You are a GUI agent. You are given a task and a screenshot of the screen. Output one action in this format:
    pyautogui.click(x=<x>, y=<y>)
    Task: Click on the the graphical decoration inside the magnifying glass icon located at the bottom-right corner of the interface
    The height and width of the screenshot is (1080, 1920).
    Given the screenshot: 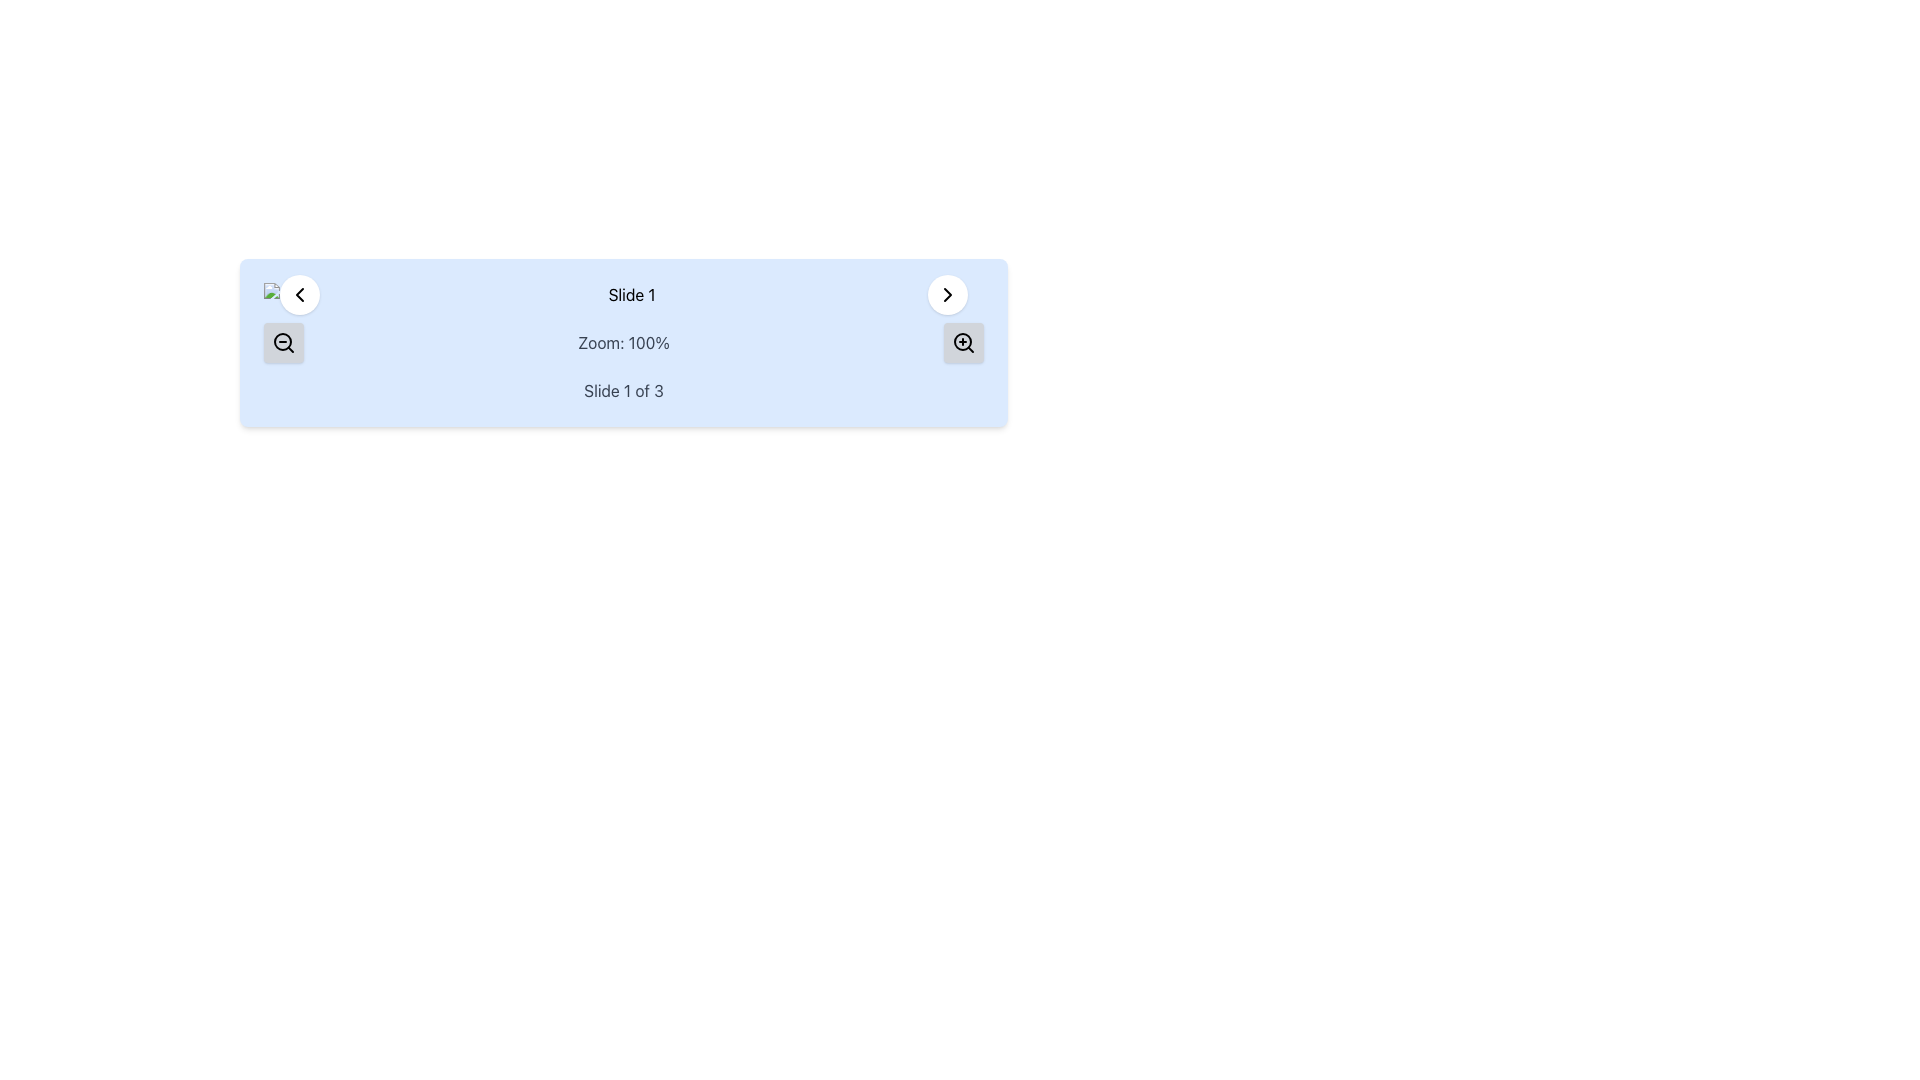 What is the action you would take?
    pyautogui.click(x=282, y=341)
    